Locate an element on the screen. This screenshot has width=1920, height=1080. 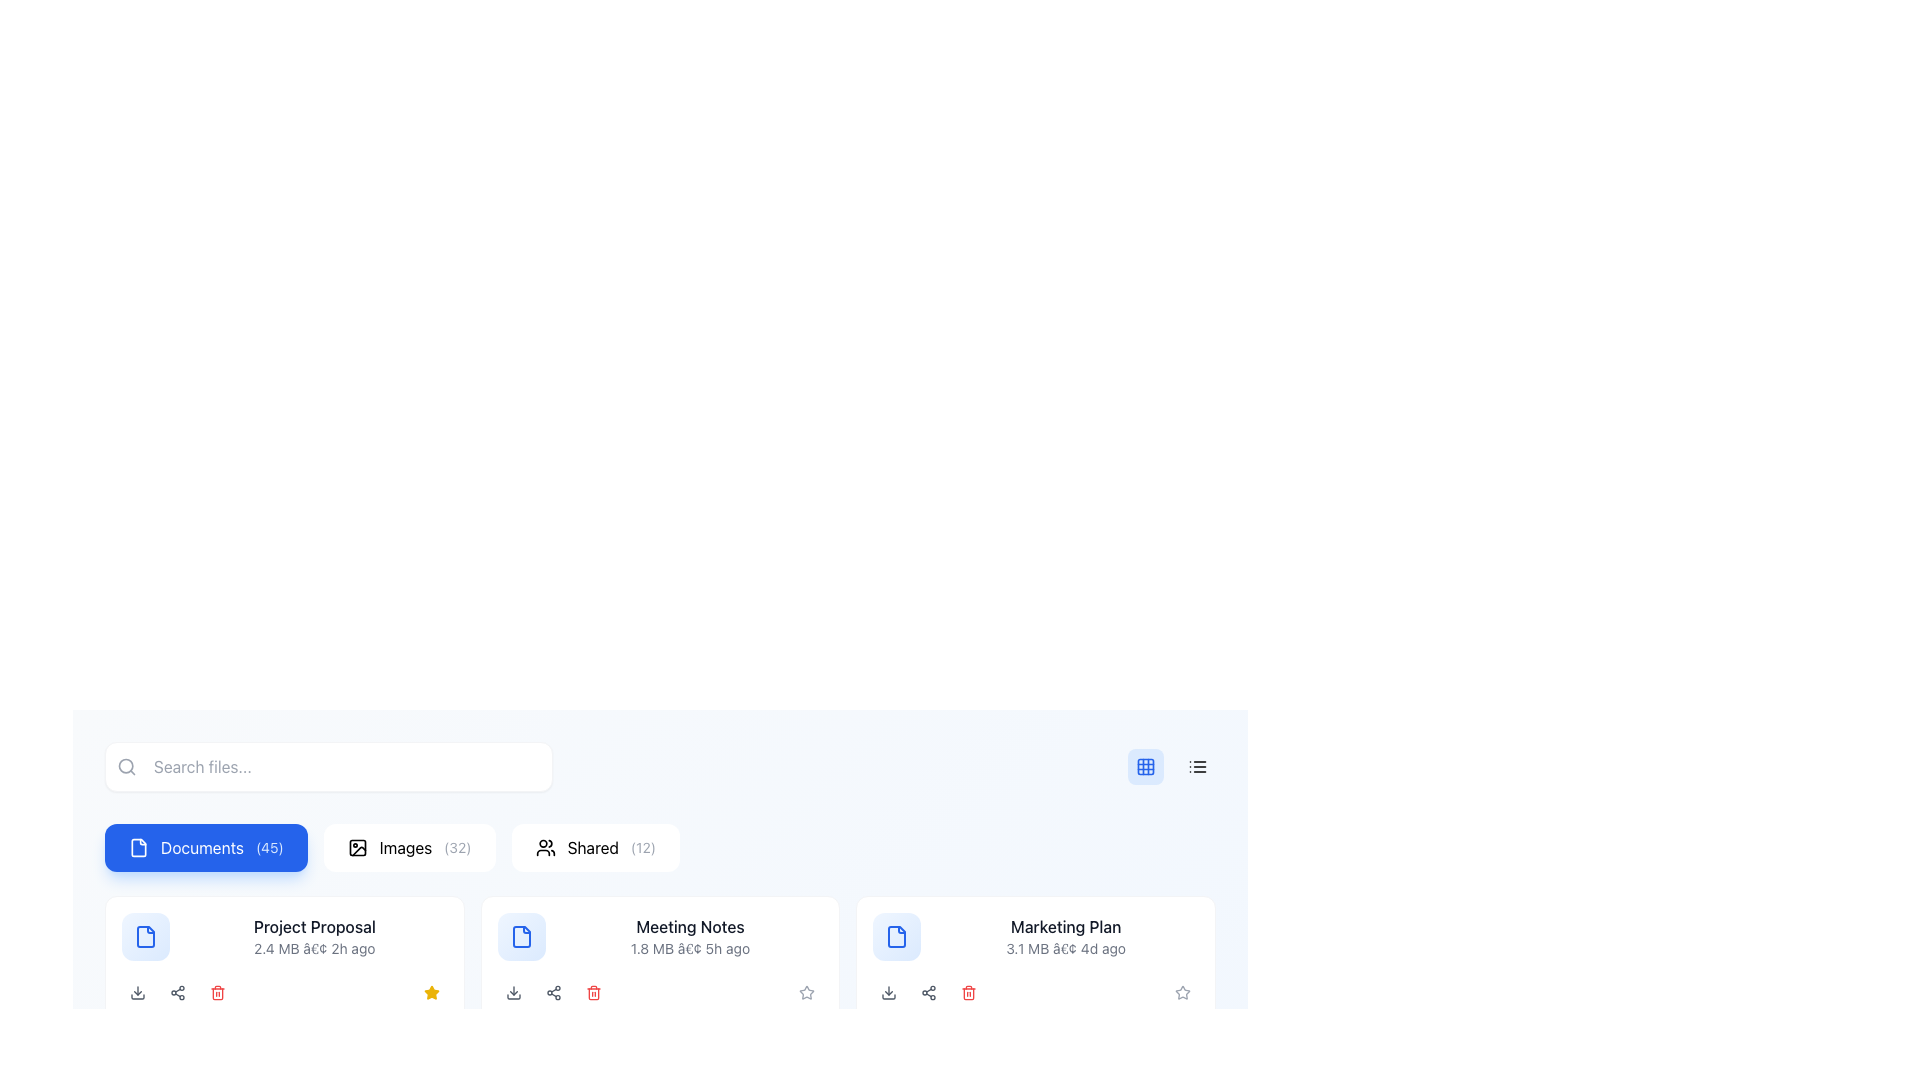
the star icon located at the bottom right of the 'Marketing Plan' card is located at coordinates (807, 992).